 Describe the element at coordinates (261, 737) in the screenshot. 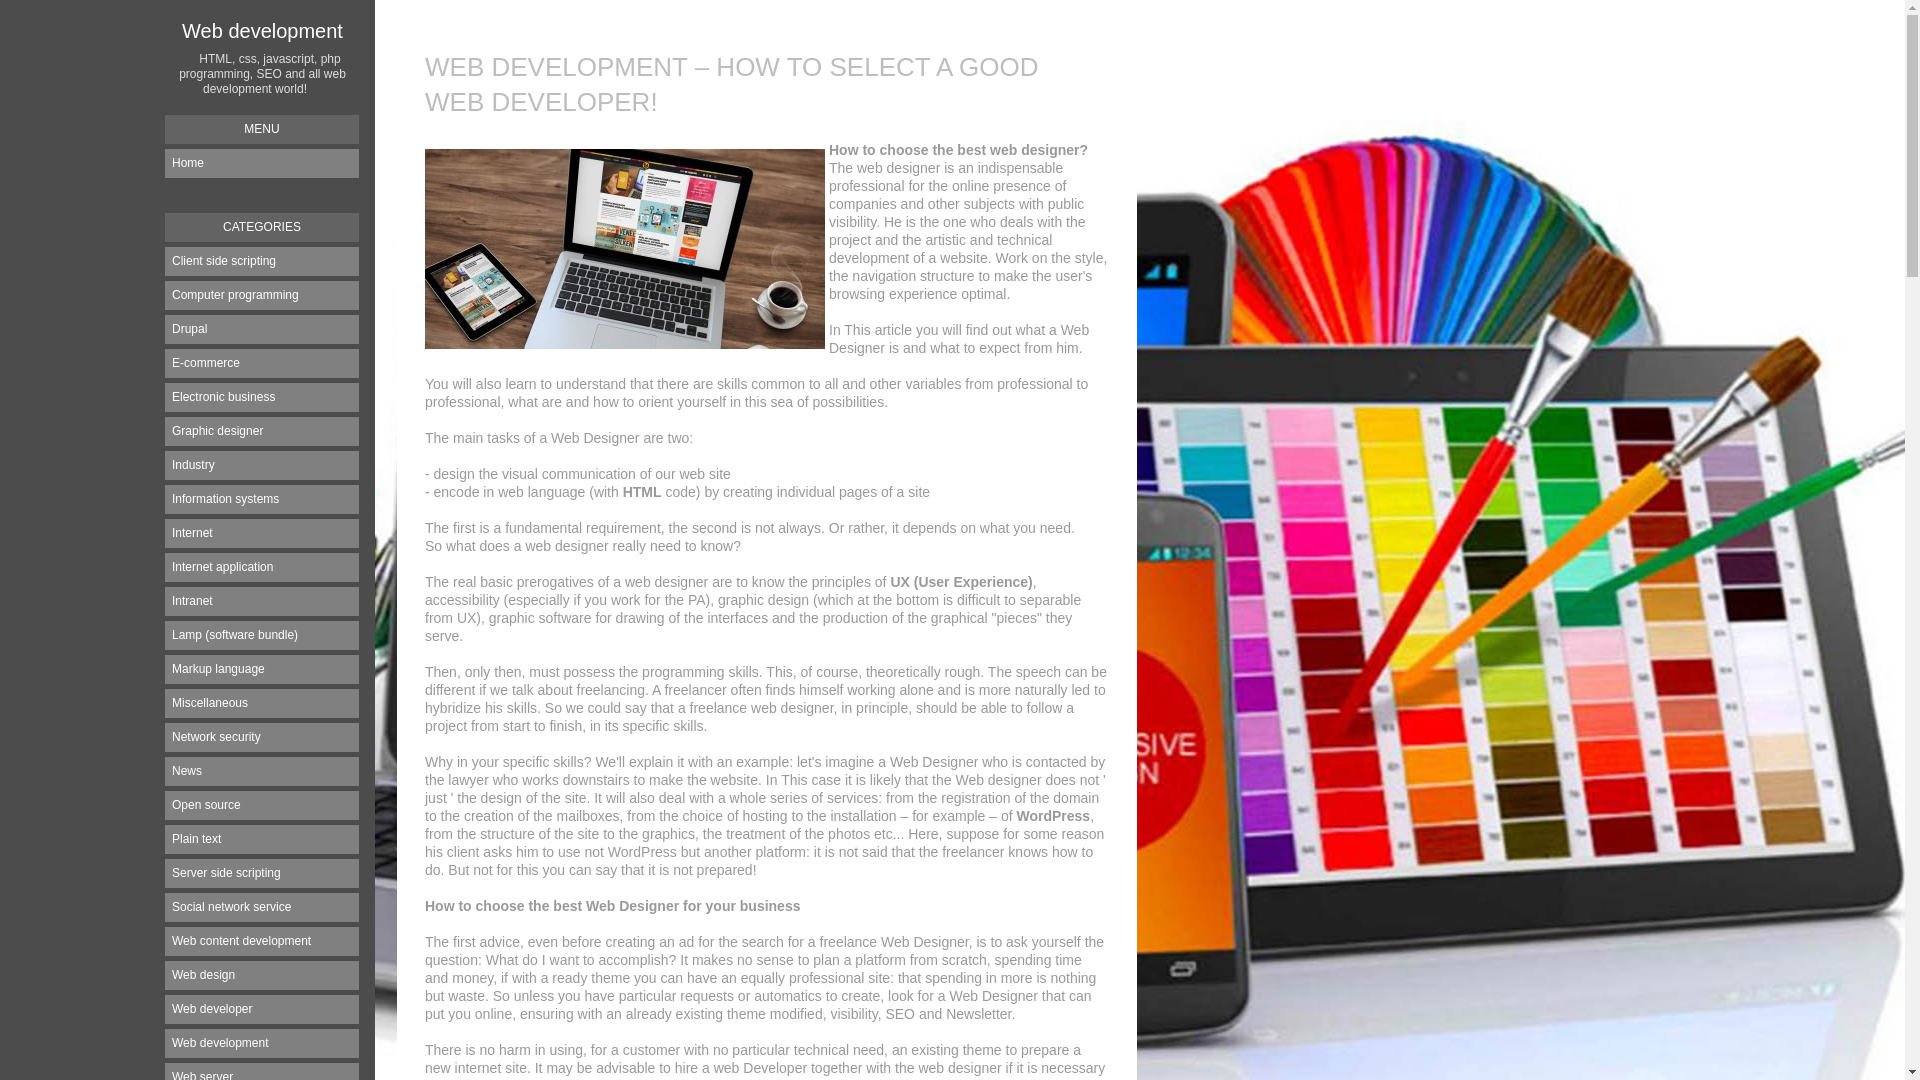

I see `'Network security'` at that location.